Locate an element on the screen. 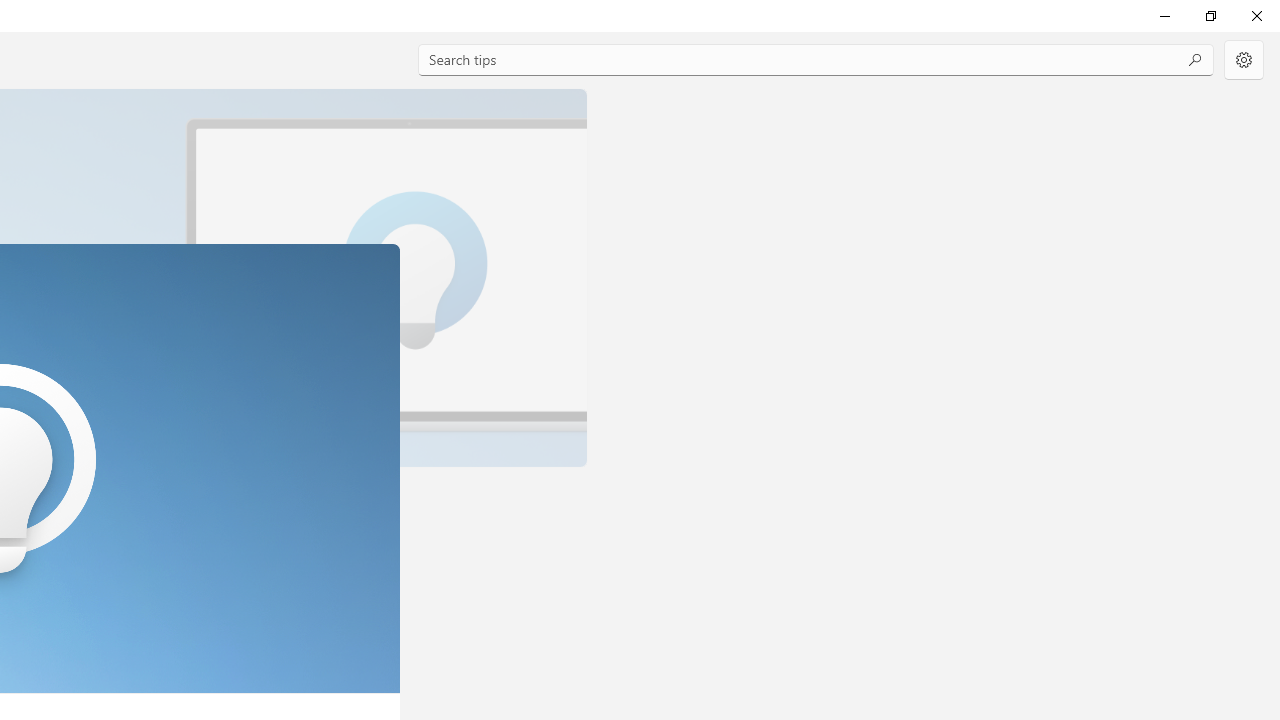  'Settings' is located at coordinates (1243, 59).